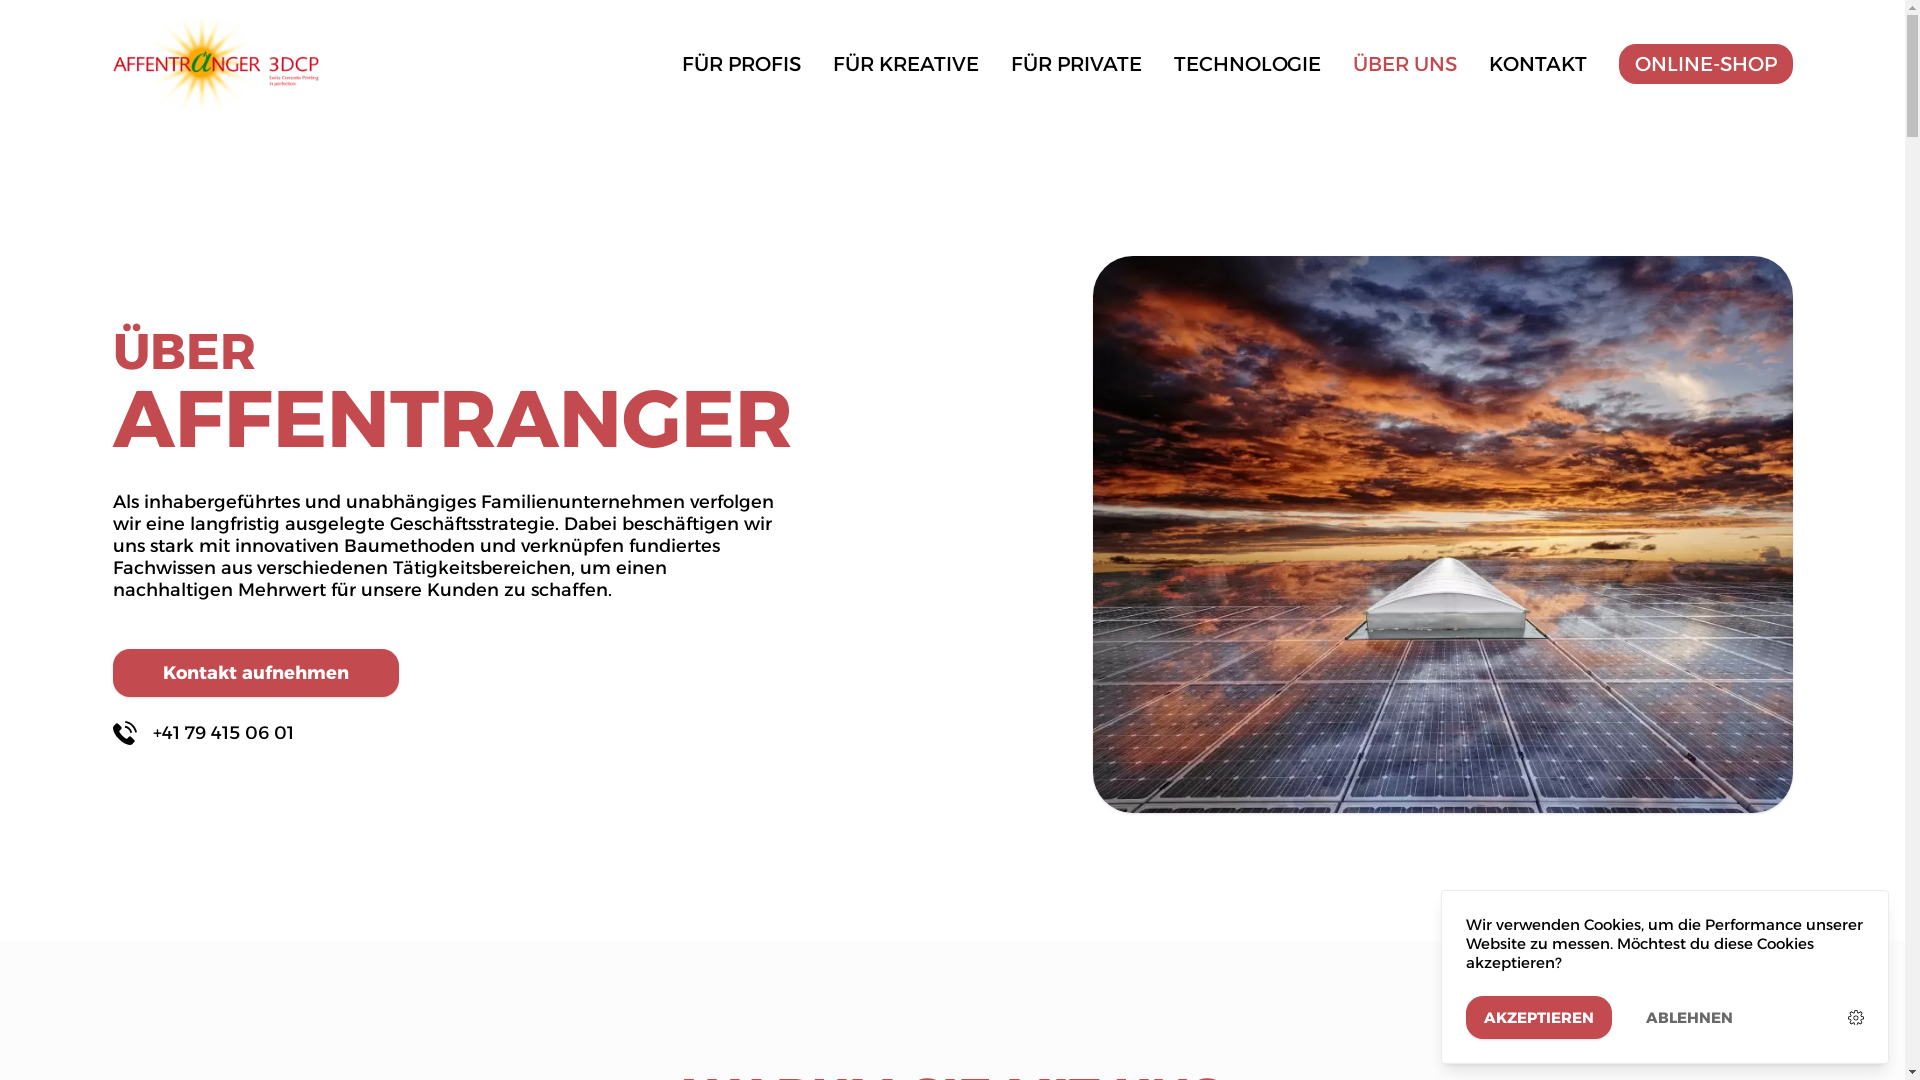 The image size is (1920, 1080). Describe the element at coordinates (1688, 1017) in the screenshot. I see `'ABLEHNEN'` at that location.